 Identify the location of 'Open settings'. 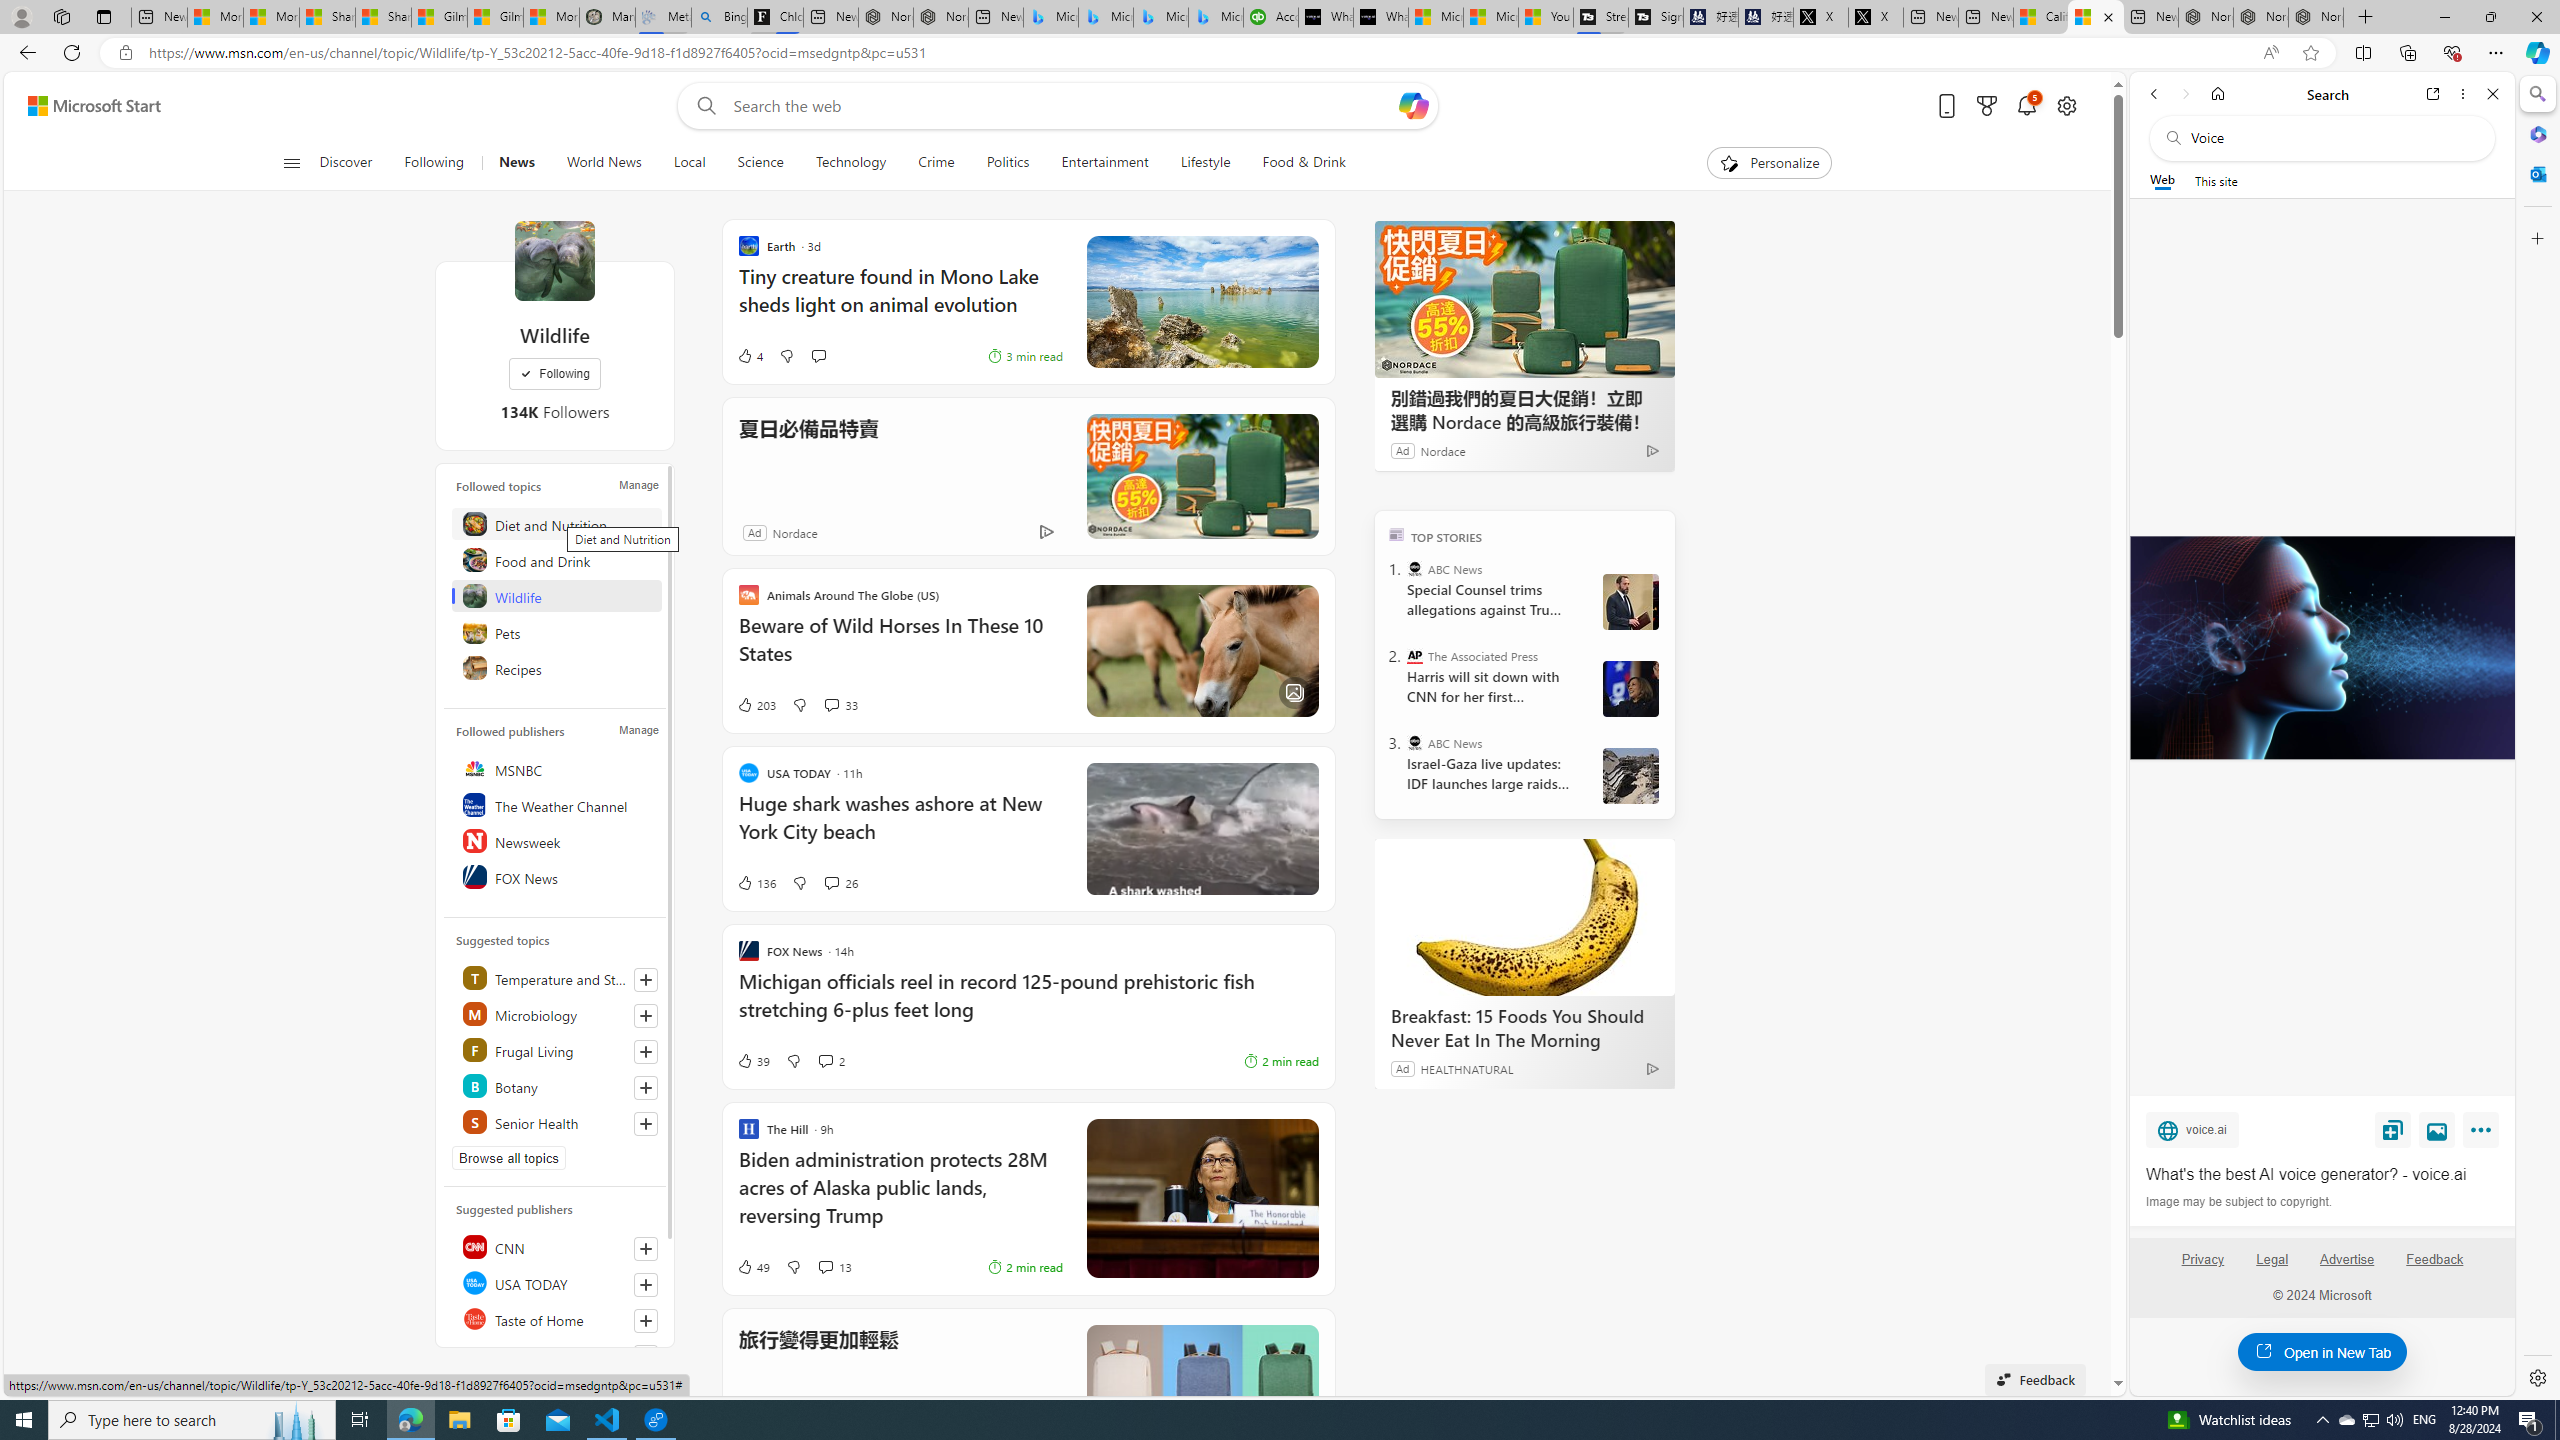
(2066, 106).